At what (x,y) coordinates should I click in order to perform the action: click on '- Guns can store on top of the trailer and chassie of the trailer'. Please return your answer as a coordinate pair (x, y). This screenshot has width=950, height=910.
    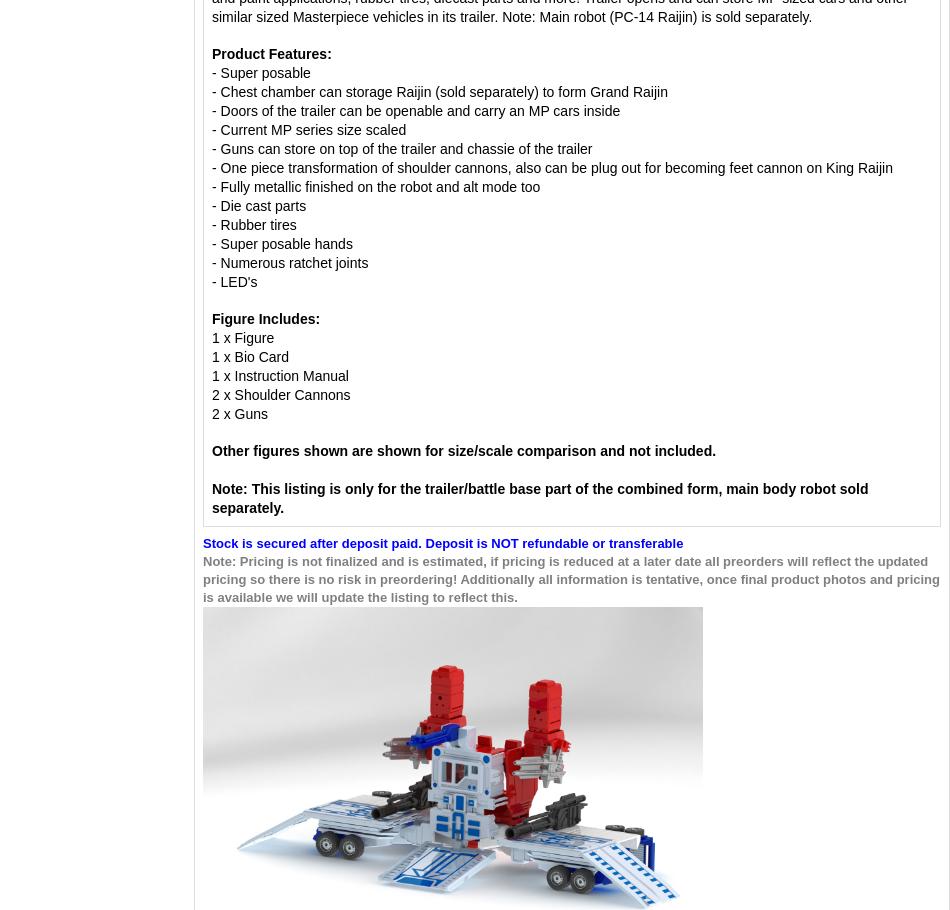
    Looking at the image, I should click on (403, 147).